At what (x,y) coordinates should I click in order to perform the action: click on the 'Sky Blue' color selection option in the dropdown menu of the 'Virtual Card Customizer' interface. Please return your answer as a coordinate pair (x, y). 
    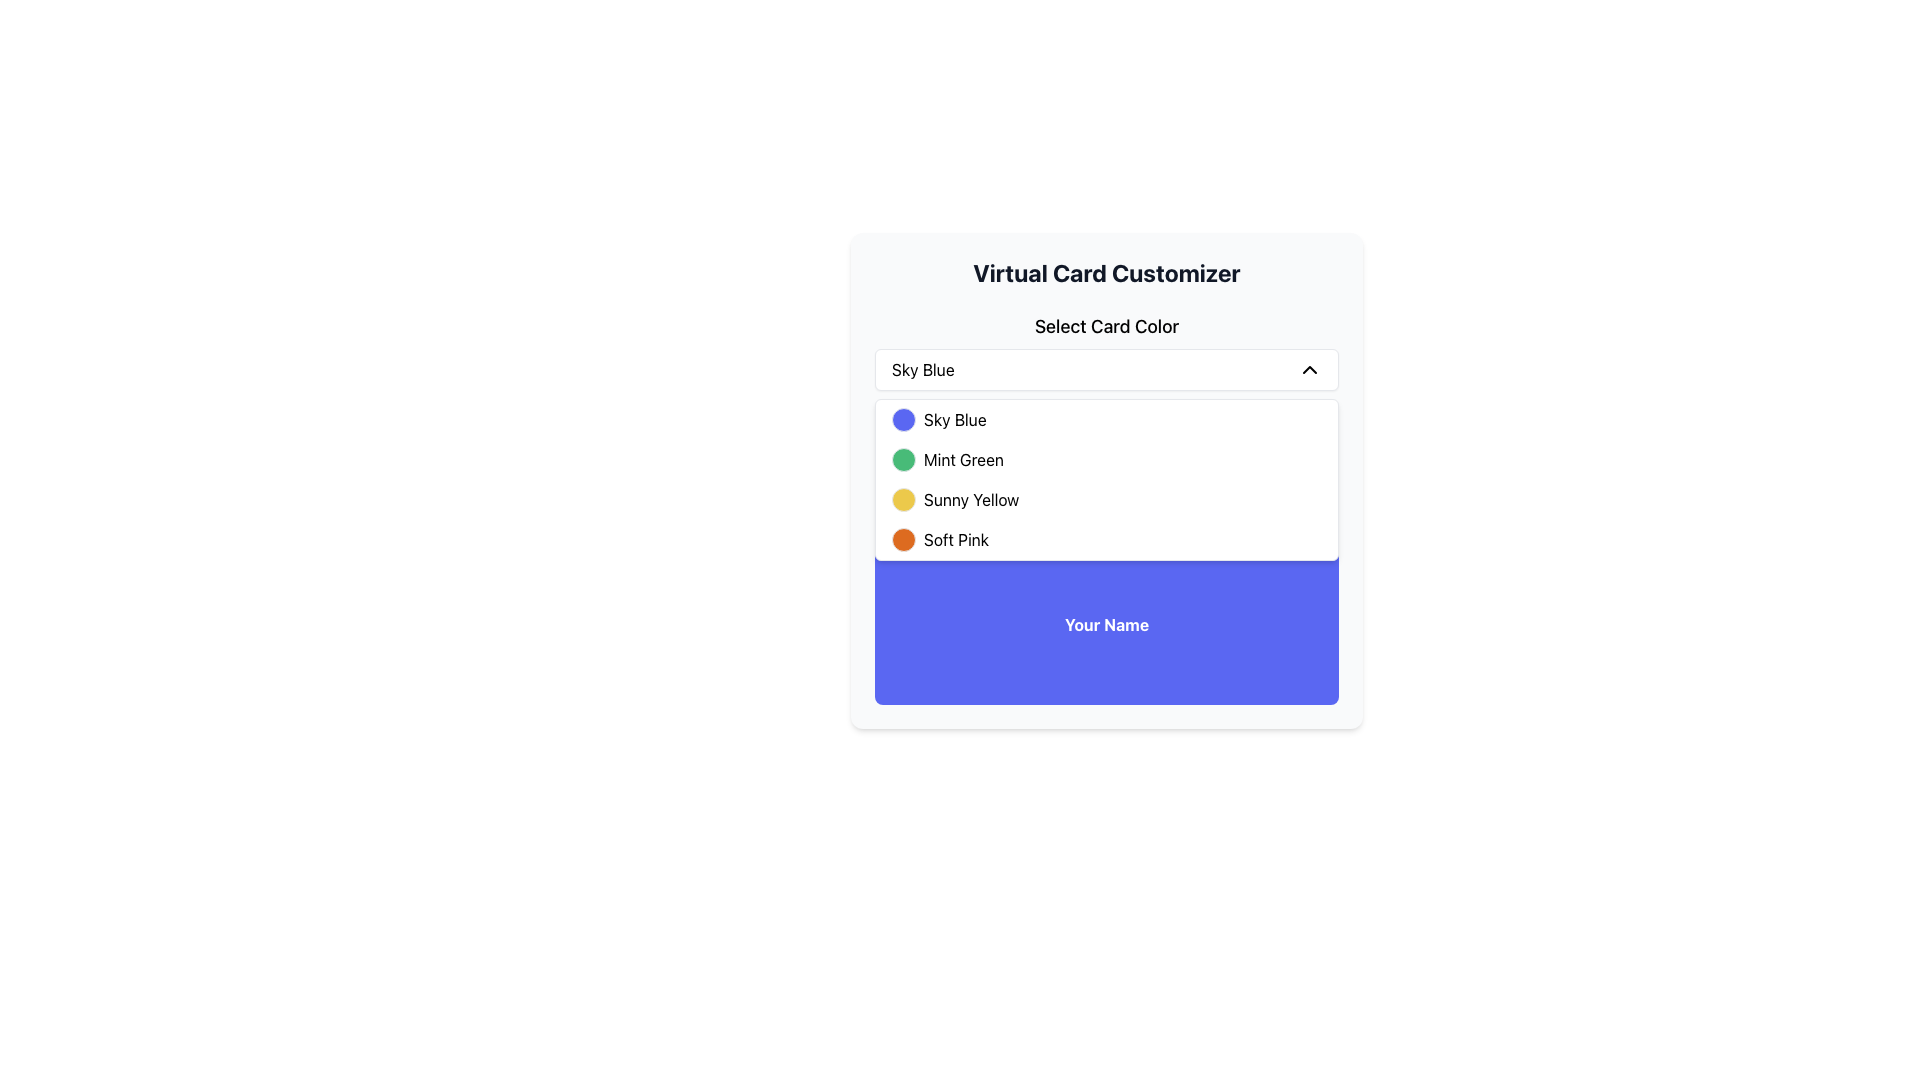
    Looking at the image, I should click on (1106, 419).